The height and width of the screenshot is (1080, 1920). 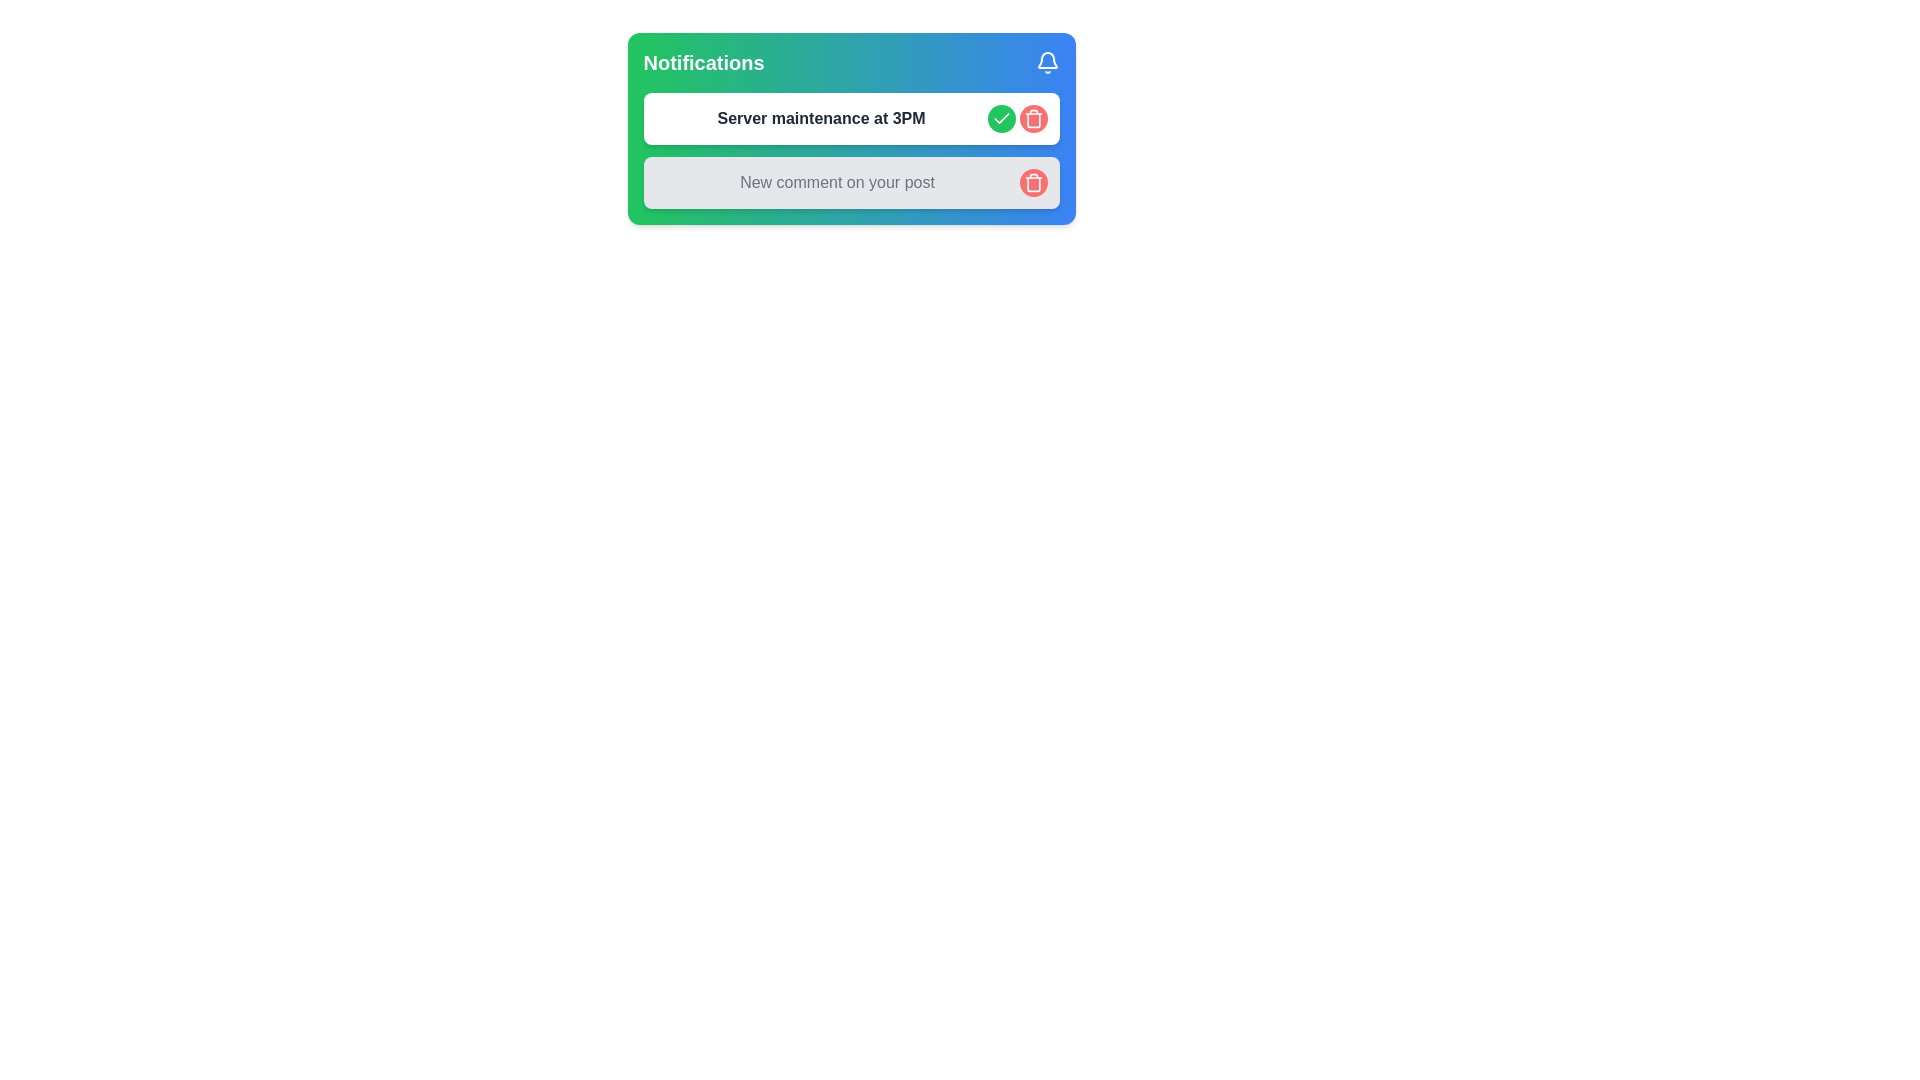 I want to click on the circular red button with a trash bin icon to observe its interactive style change, so click(x=1033, y=119).